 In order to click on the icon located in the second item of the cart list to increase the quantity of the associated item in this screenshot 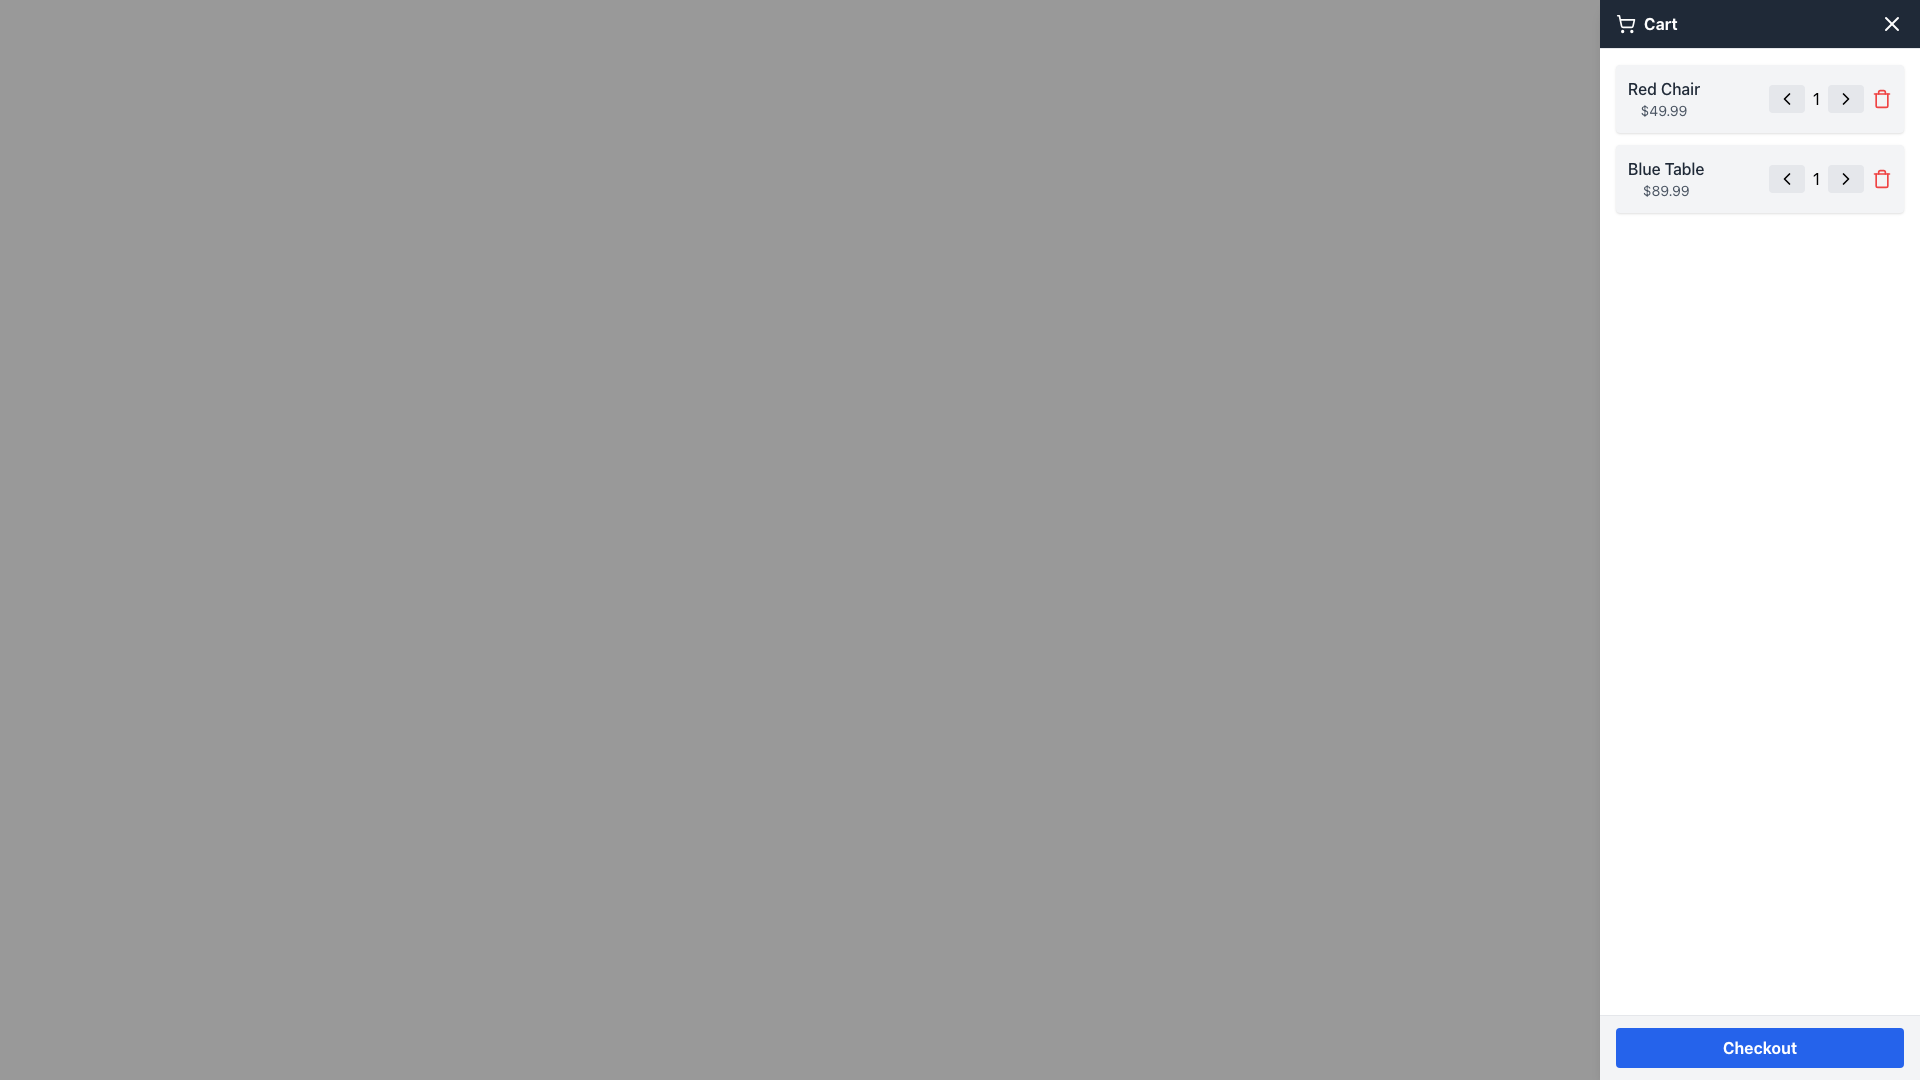, I will do `click(1845, 177)`.